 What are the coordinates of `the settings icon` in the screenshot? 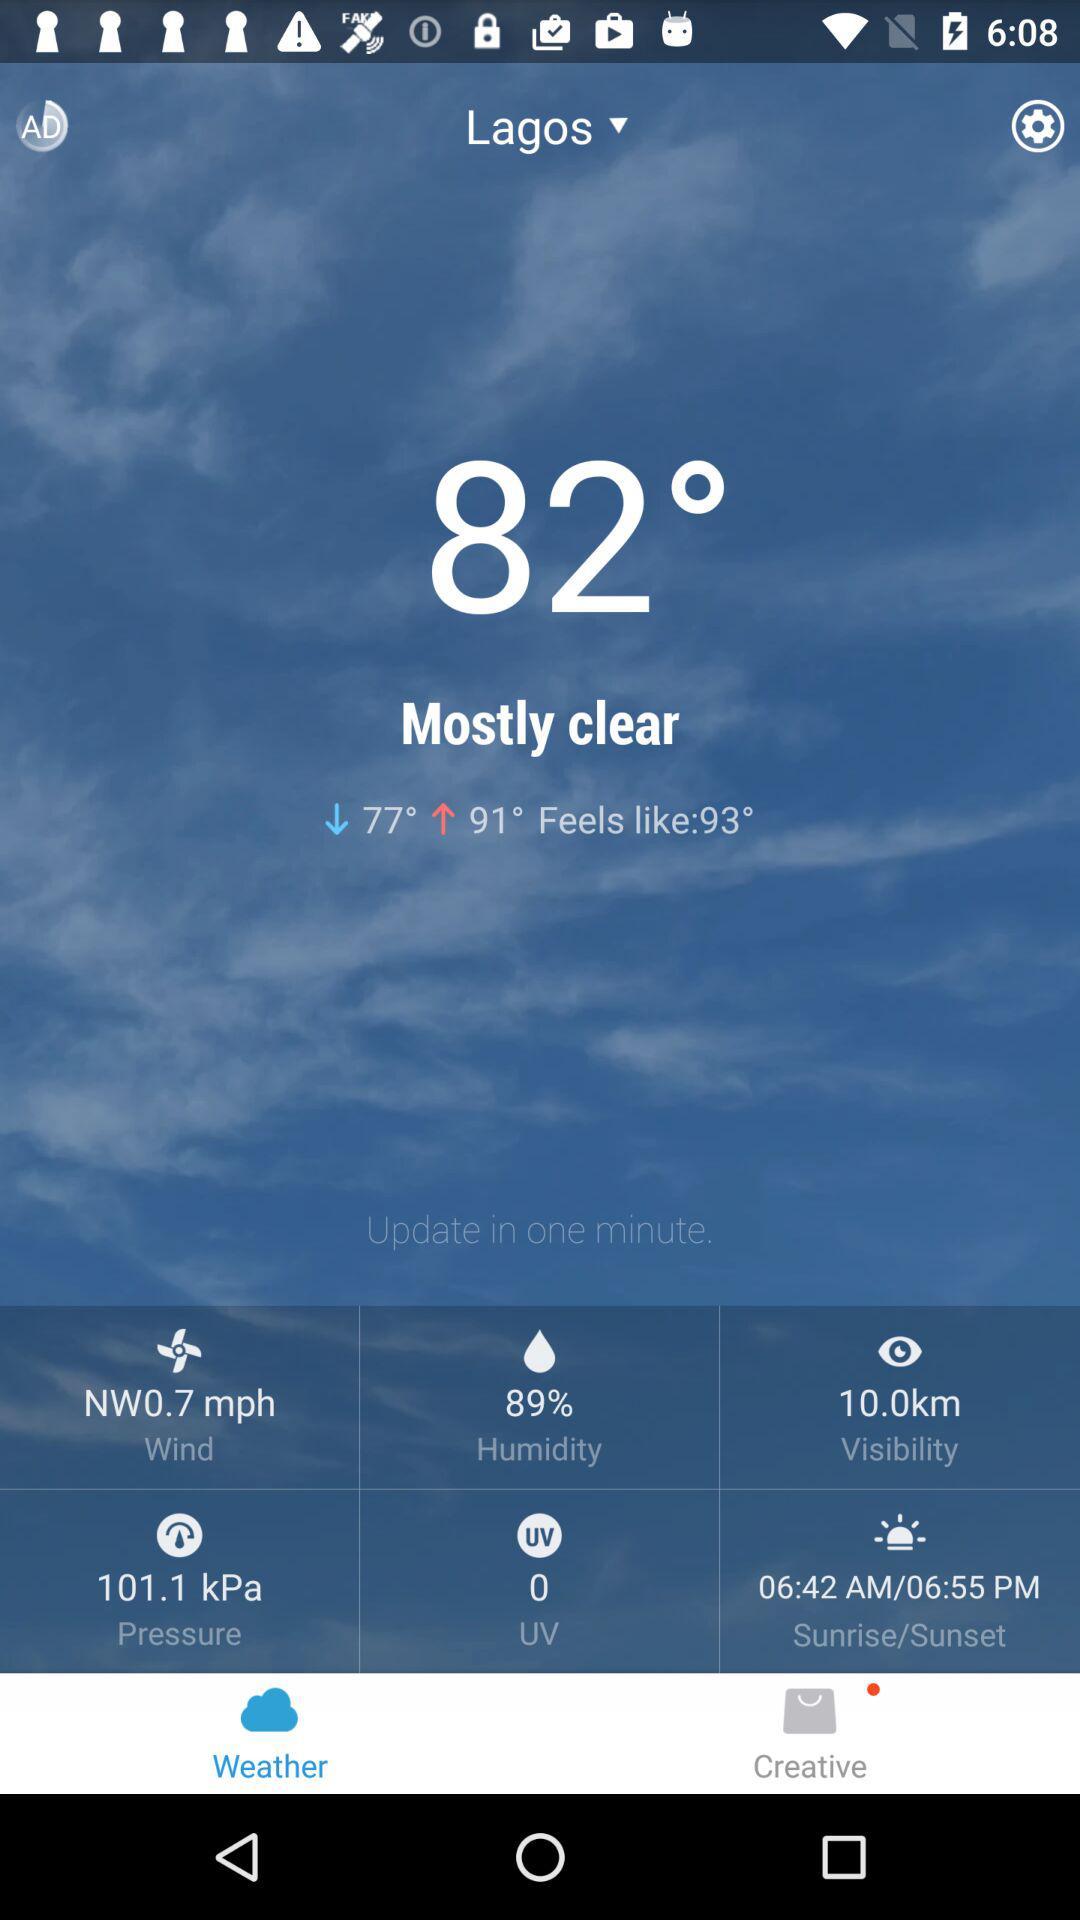 It's located at (1036, 133).